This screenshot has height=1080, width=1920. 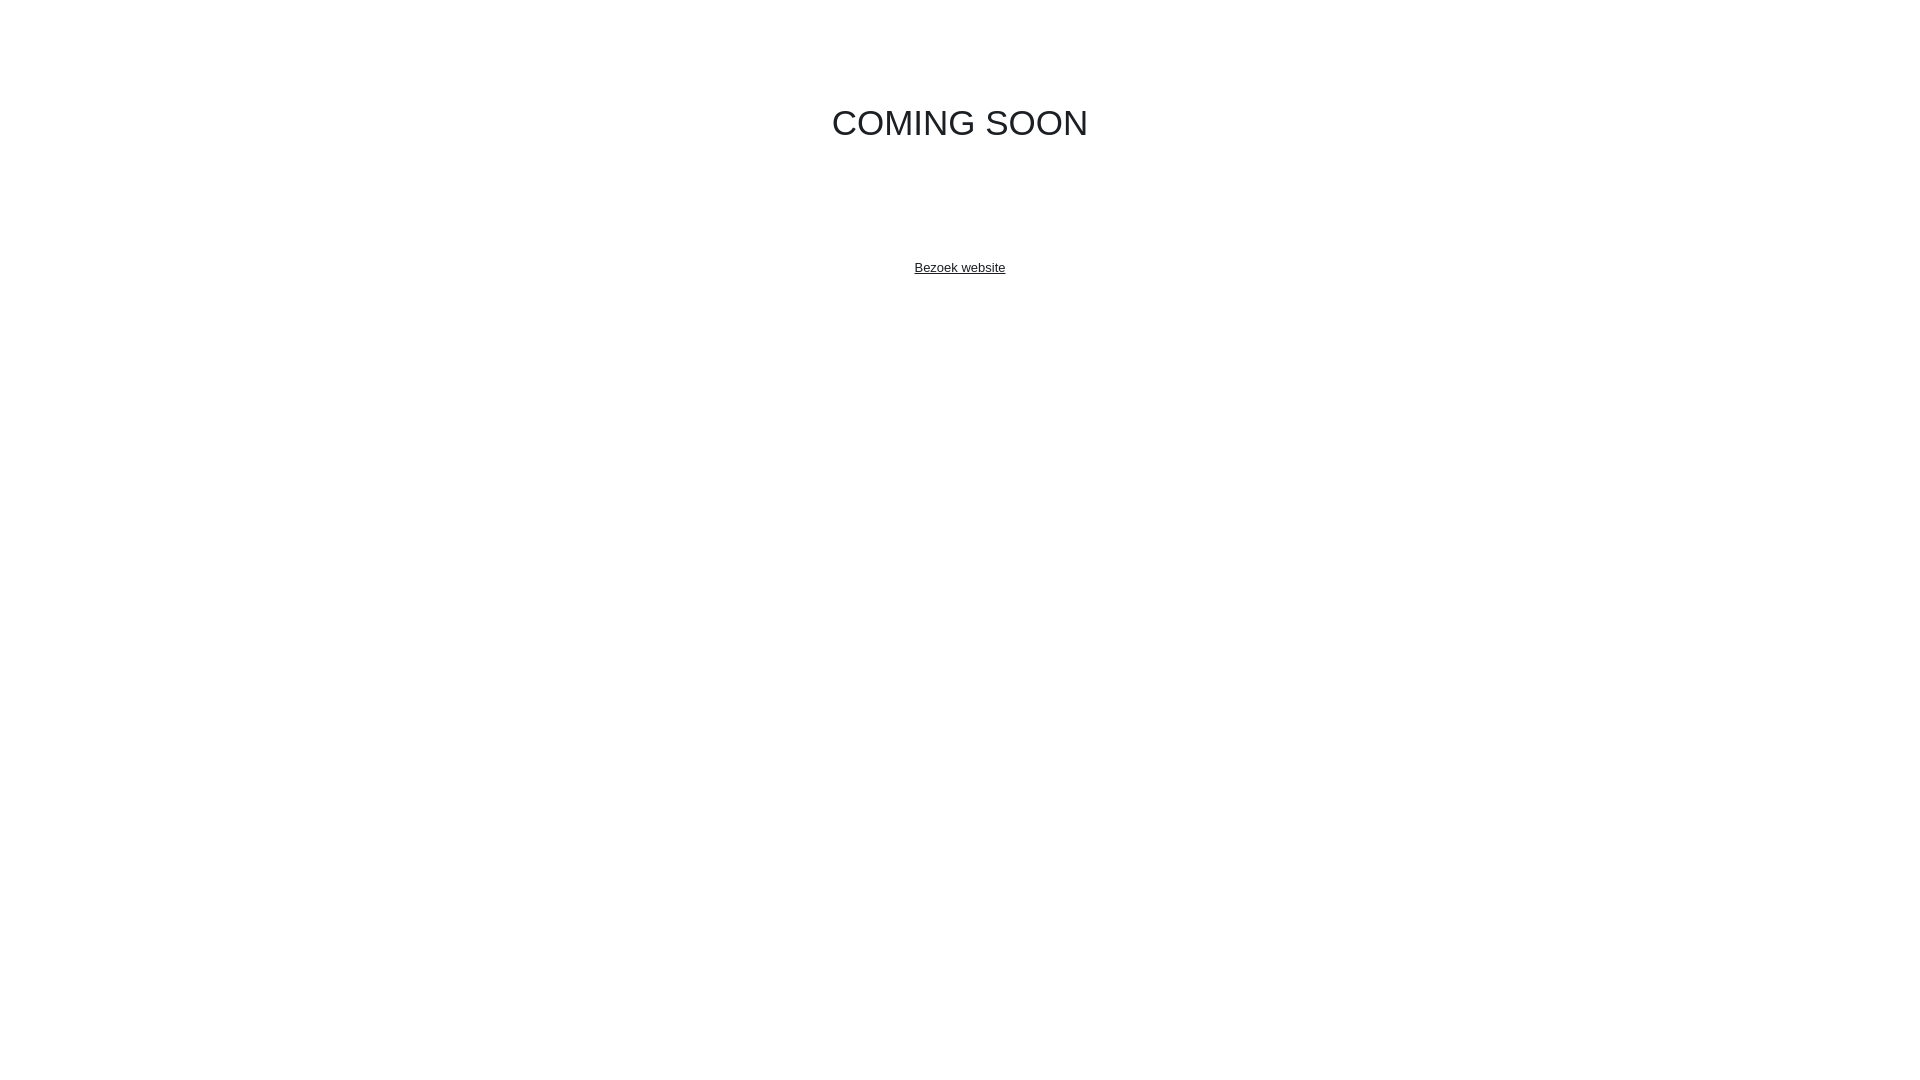 I want to click on 'Bezoek website', so click(x=958, y=266).